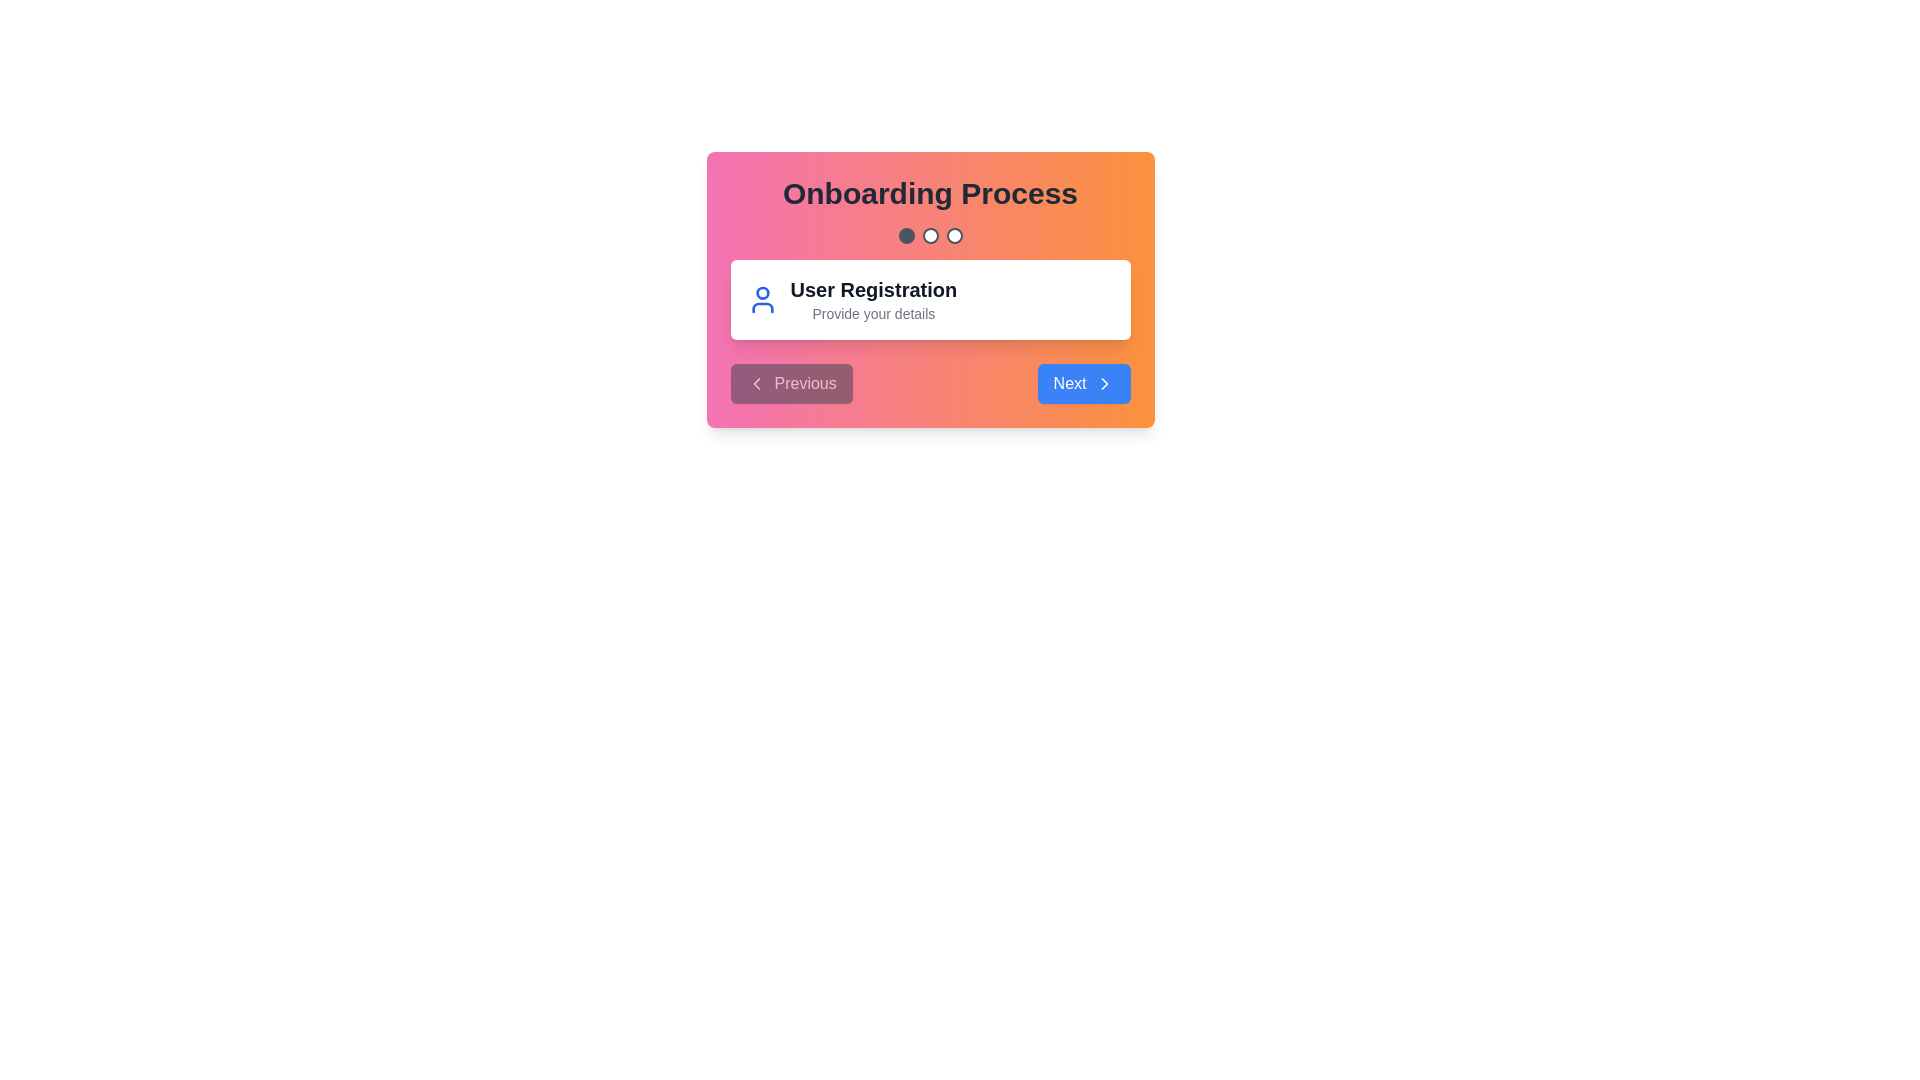  I want to click on the 'Previous' button located in the bottom-left corner of the onboarding card, so click(790, 384).